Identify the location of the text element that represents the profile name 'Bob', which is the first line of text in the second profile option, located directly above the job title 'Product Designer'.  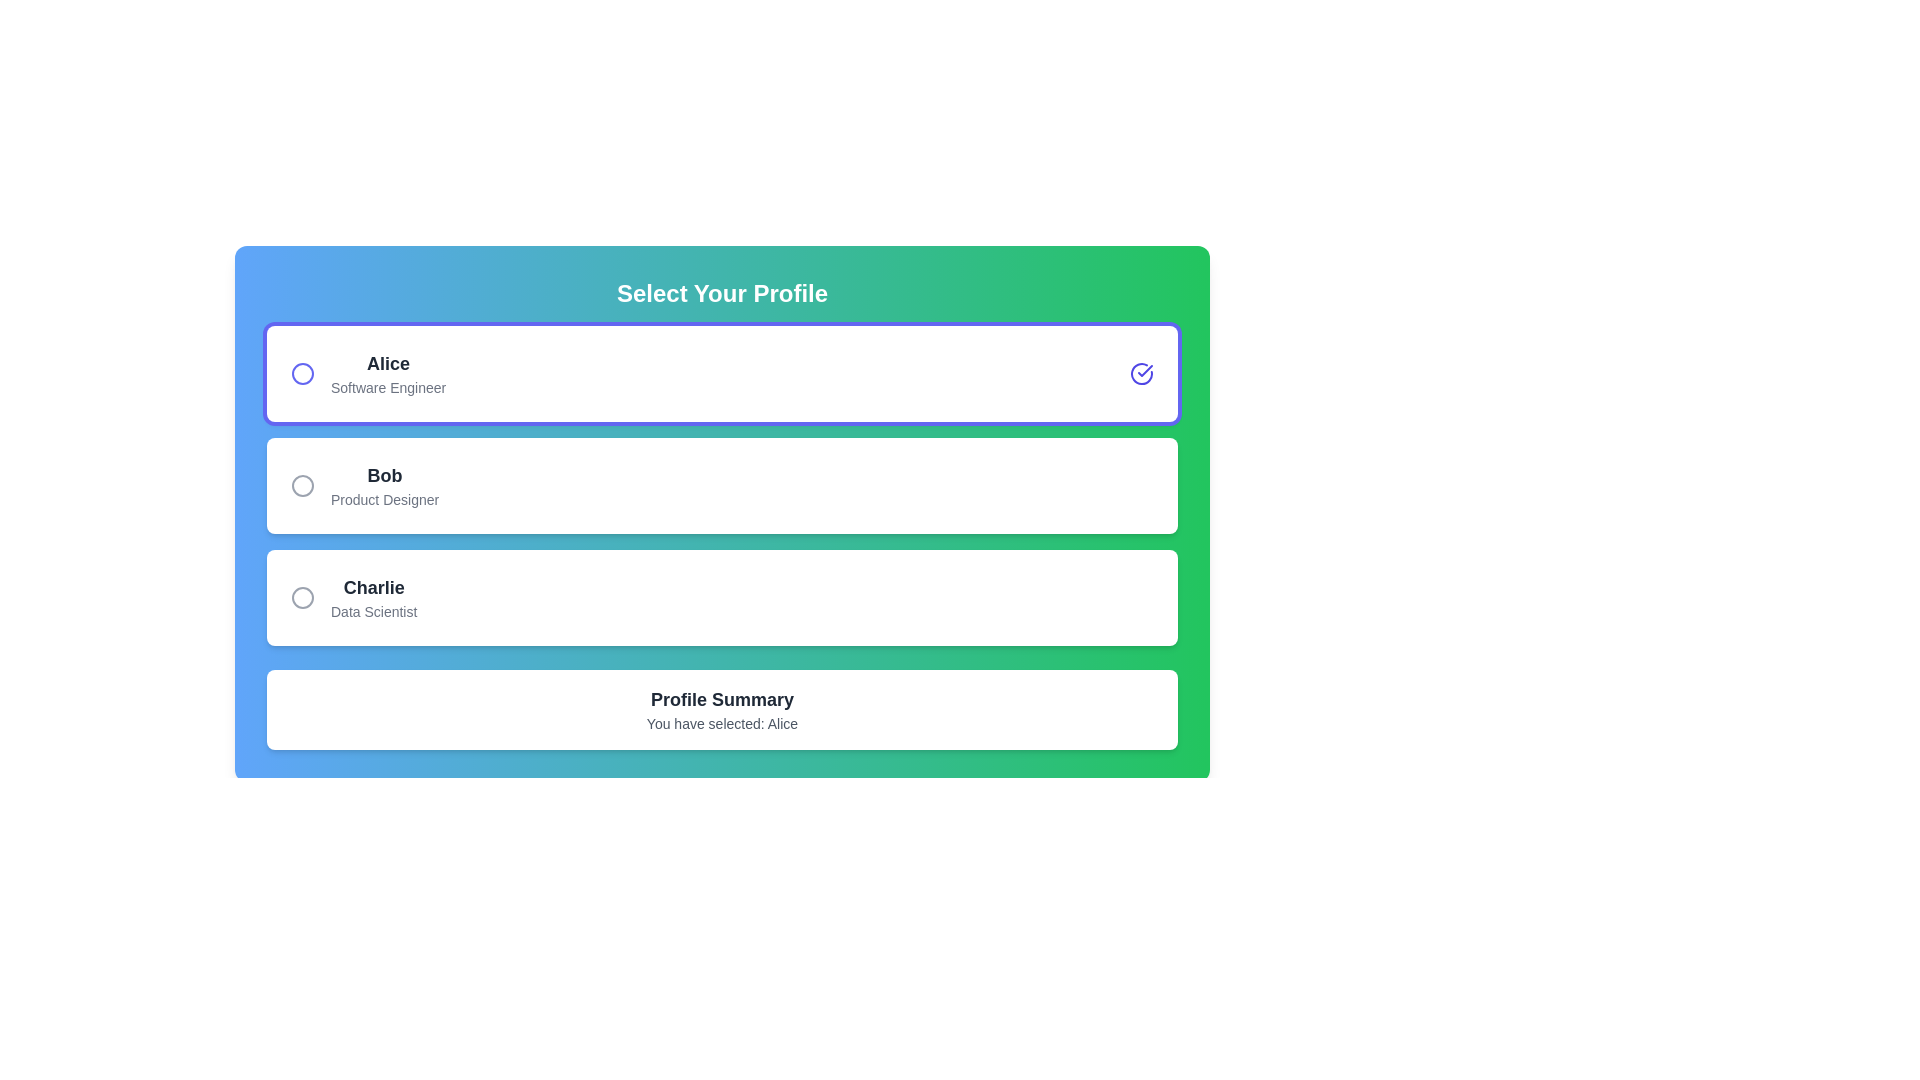
(385, 475).